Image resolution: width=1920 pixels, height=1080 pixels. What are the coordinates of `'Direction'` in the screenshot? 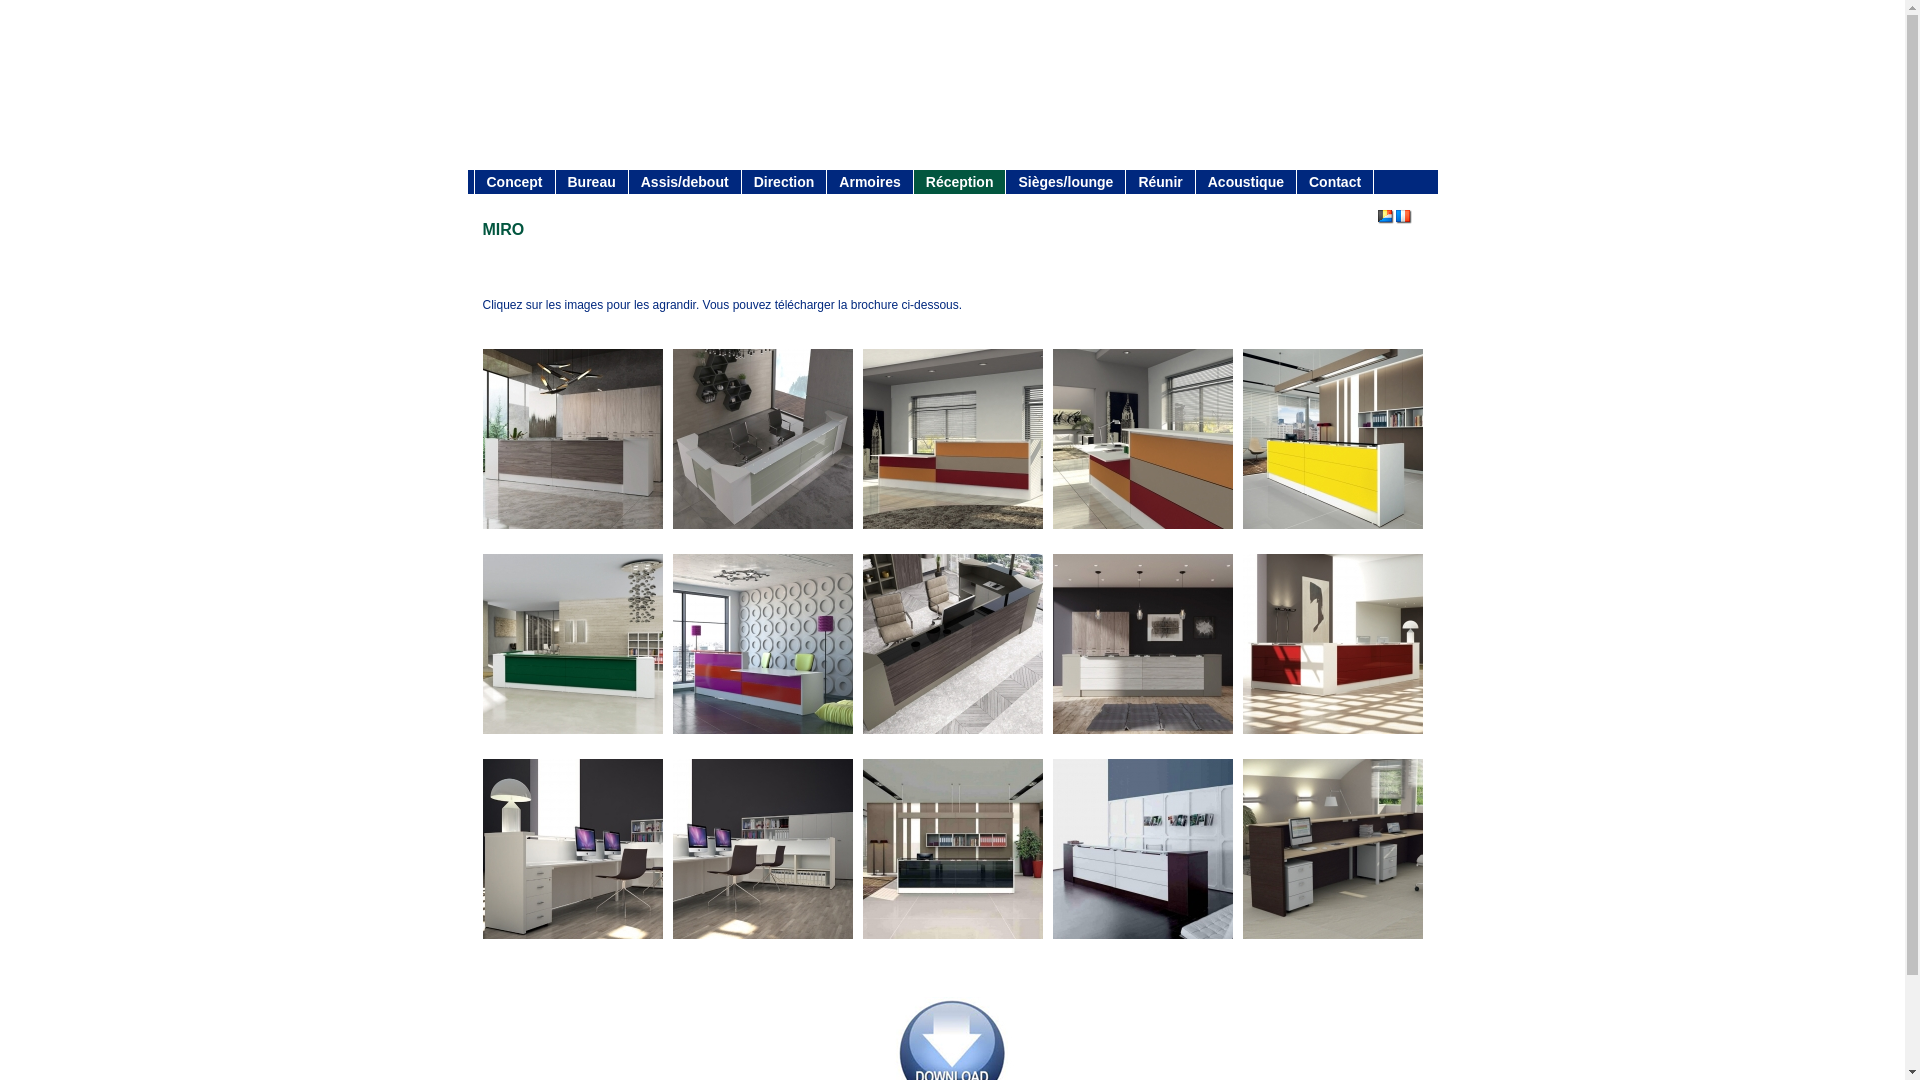 It's located at (782, 181).